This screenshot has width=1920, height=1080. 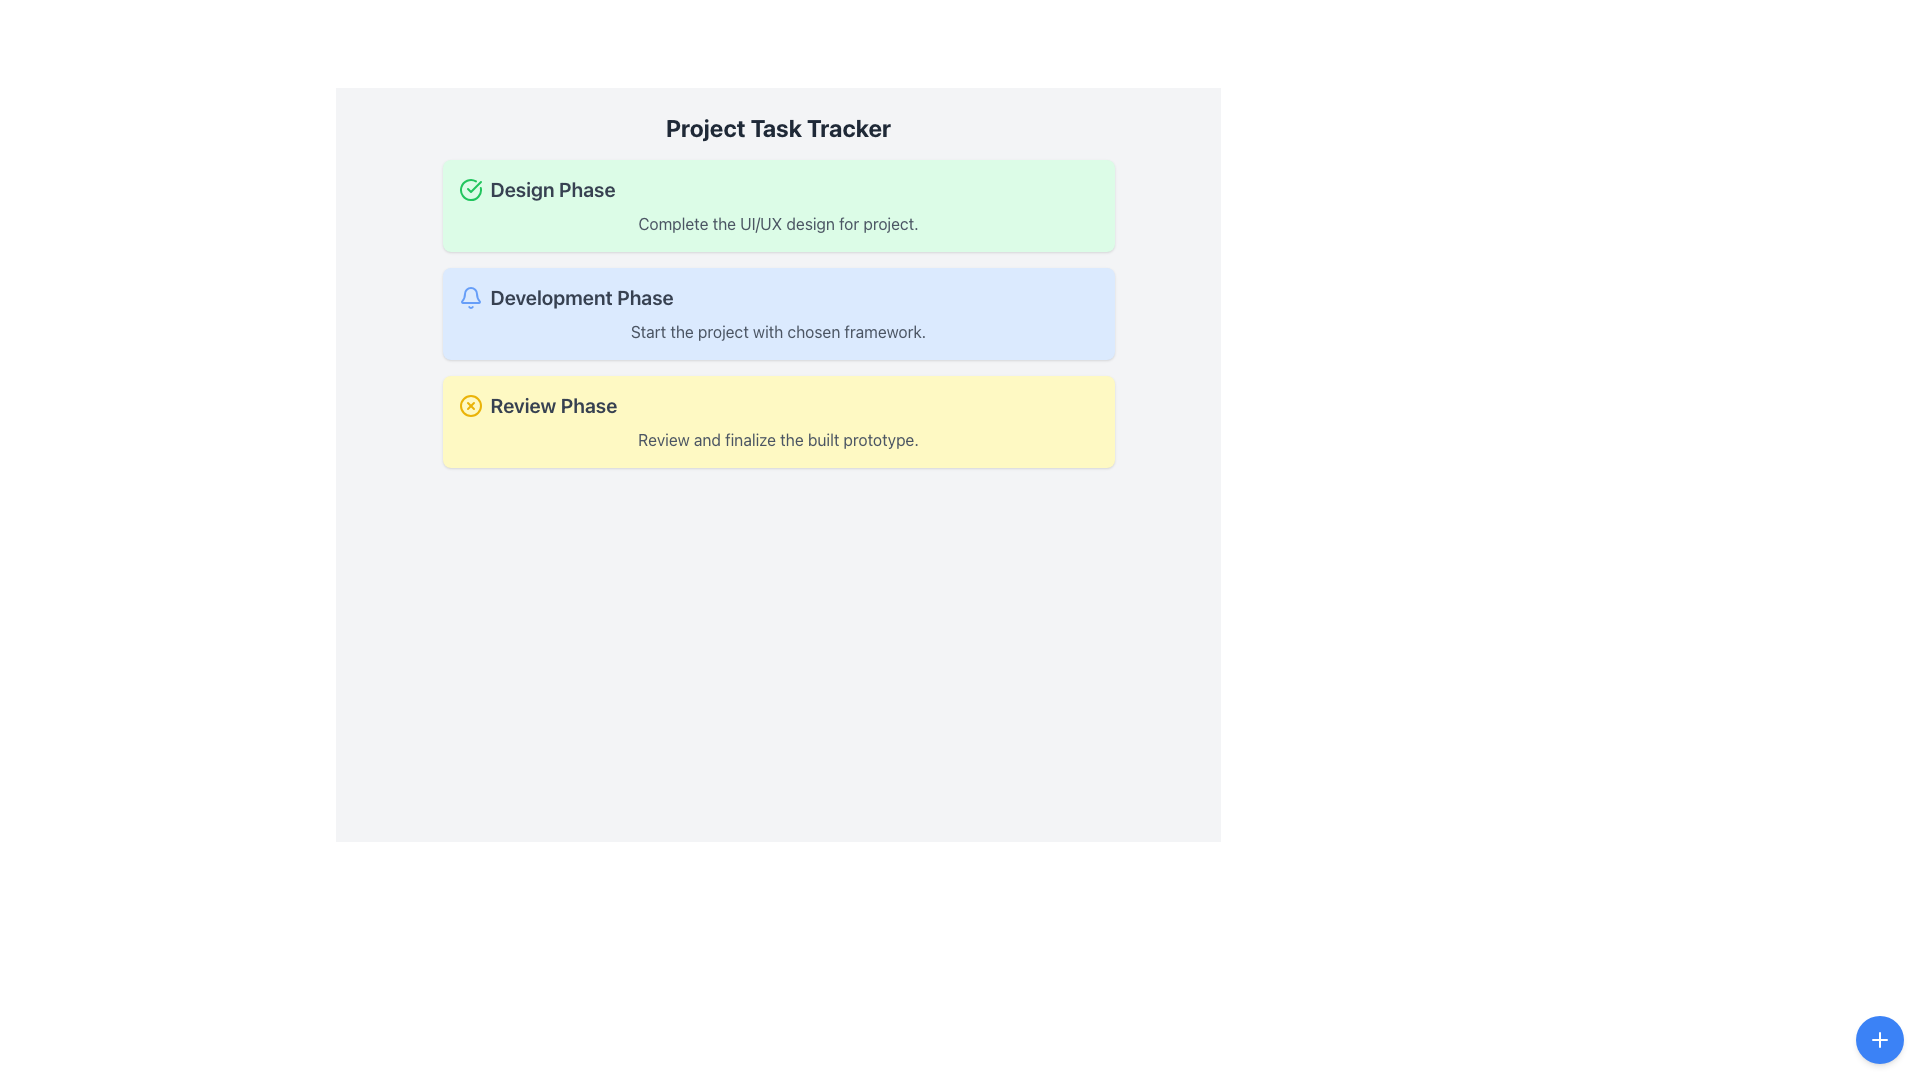 What do you see at coordinates (469, 297) in the screenshot?
I see `the blue bell icon with an animate-pulse class located immediately to the left of the 'Development Phase' title in the middle task card` at bounding box center [469, 297].